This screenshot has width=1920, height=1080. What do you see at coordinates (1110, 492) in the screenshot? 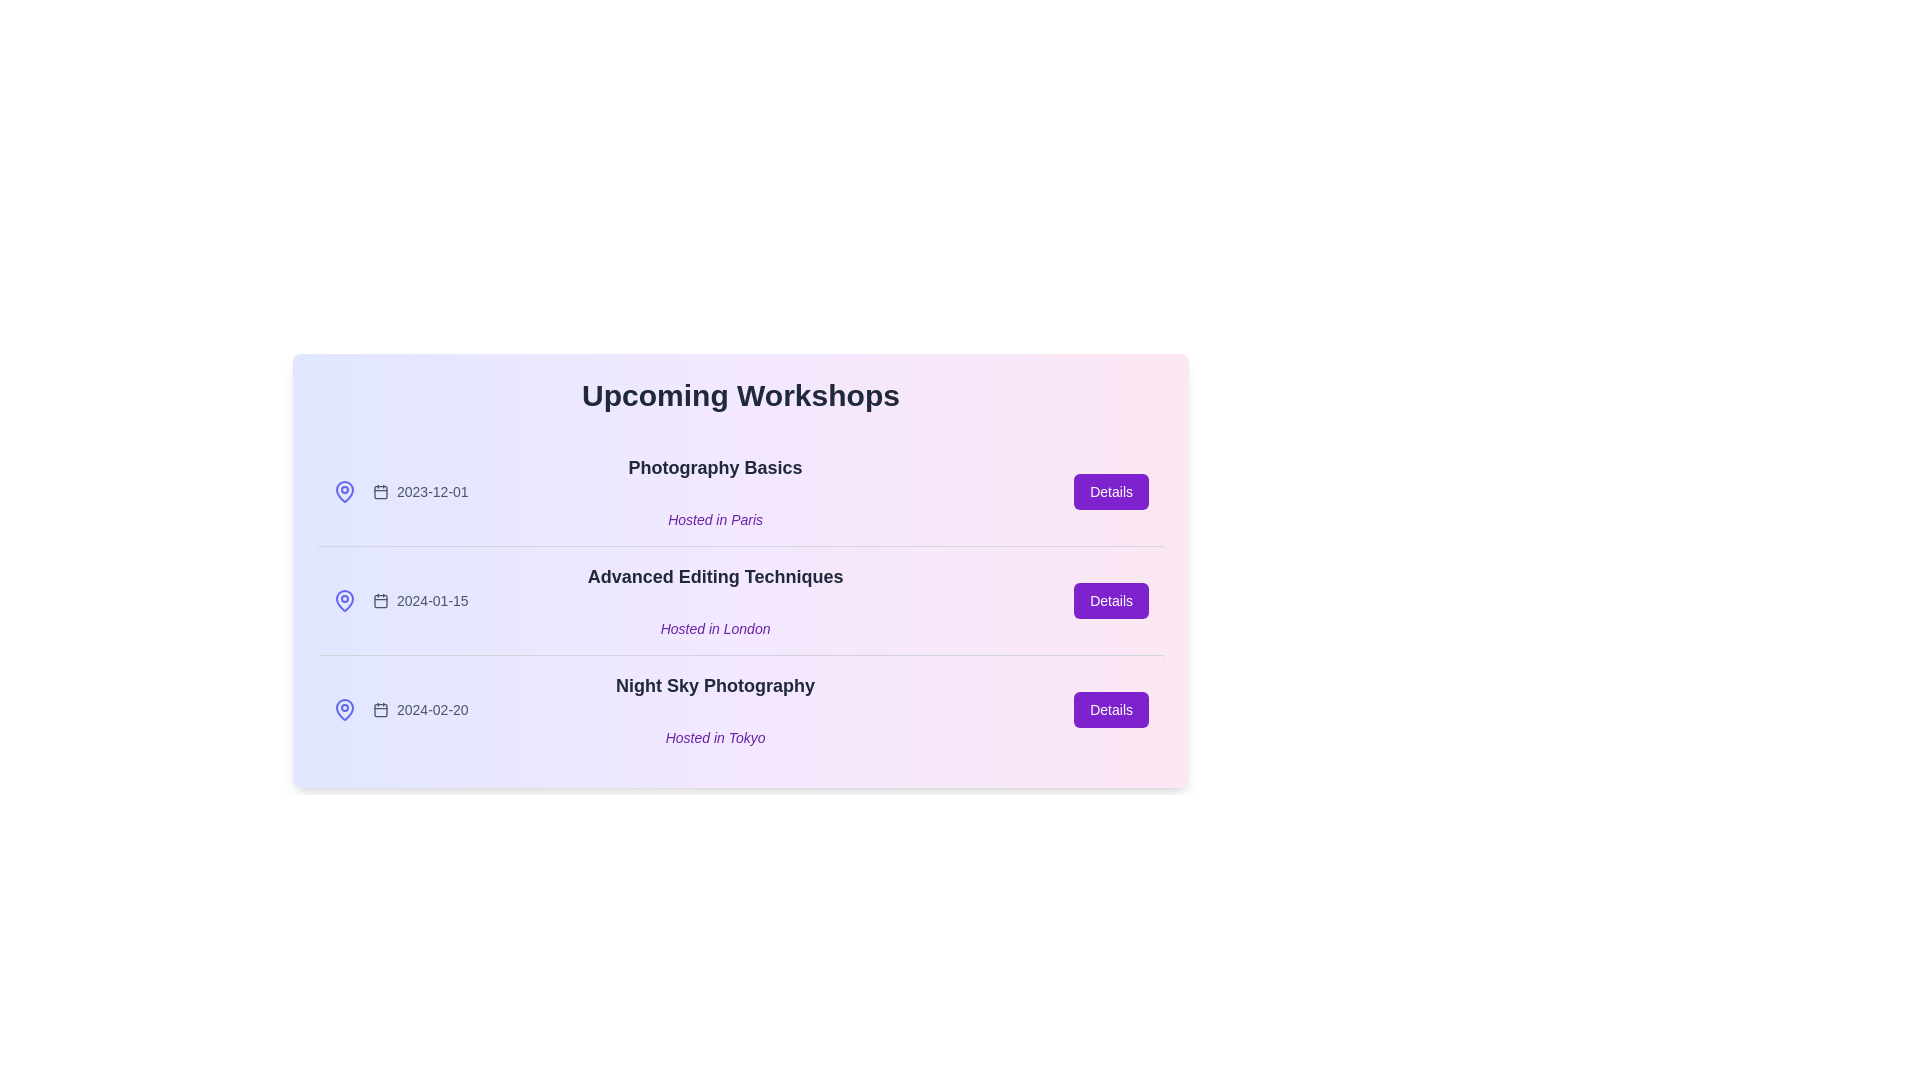
I see `the 'Details' button for the workshop titled 'Photography Basics'` at bounding box center [1110, 492].